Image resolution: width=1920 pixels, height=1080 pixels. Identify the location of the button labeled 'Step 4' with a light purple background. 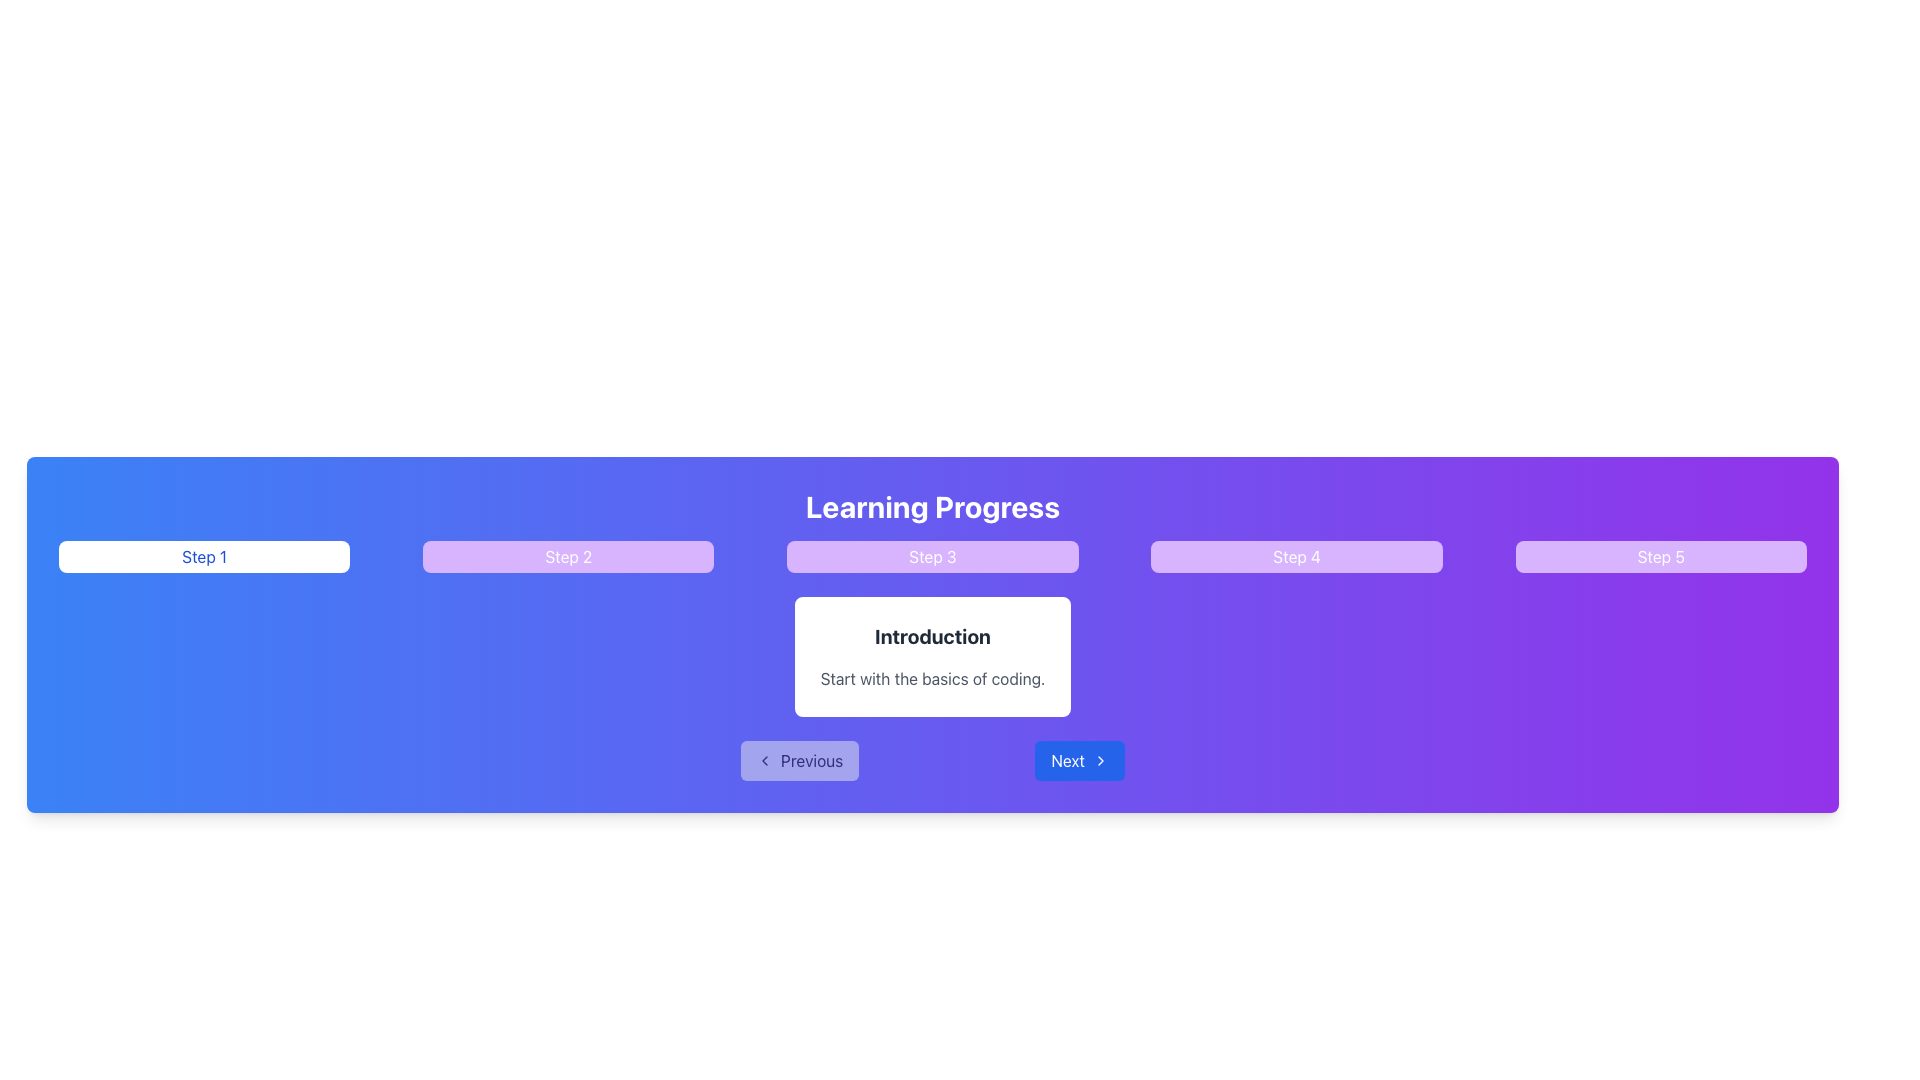
(1297, 556).